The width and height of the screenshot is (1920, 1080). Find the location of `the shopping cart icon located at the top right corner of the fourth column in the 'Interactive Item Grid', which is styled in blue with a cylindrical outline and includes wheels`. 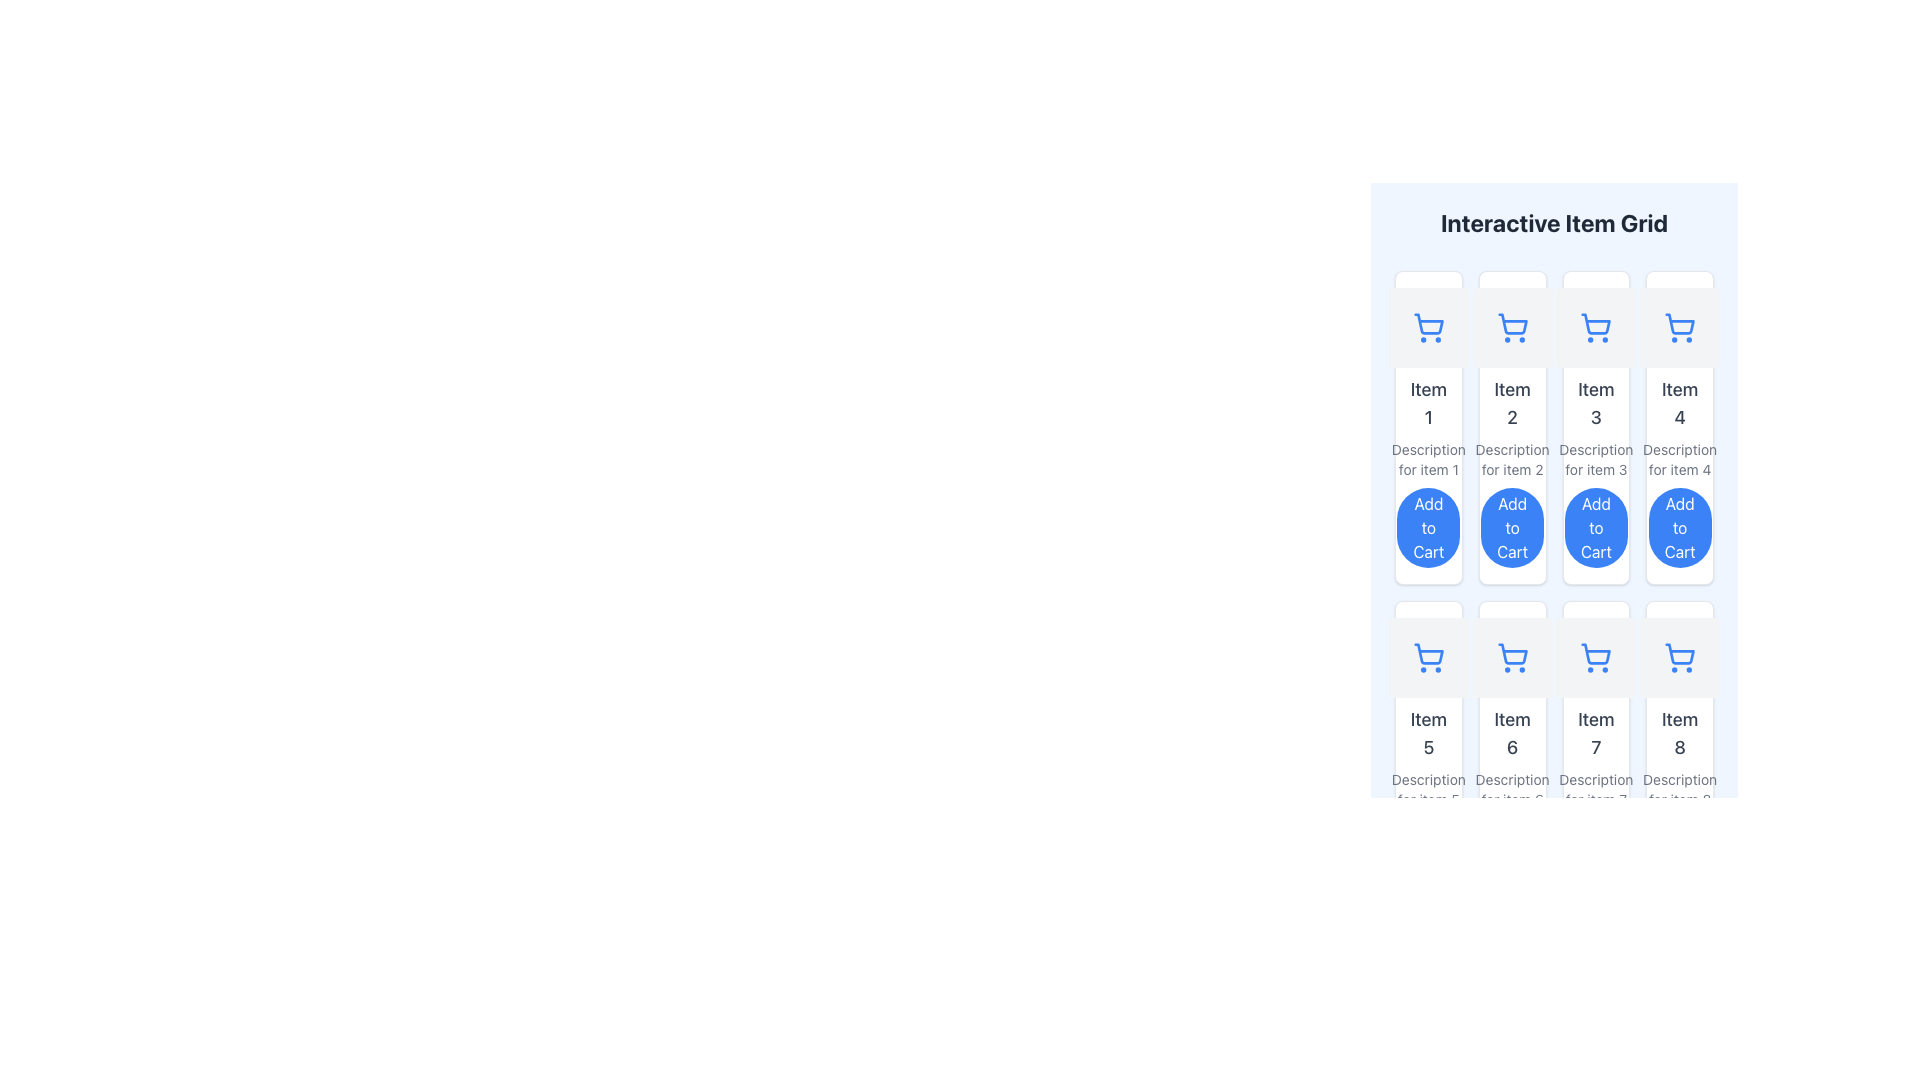

the shopping cart icon located at the top right corner of the fourth column in the 'Interactive Item Grid', which is styled in blue with a cylindrical outline and includes wheels is located at coordinates (1680, 326).